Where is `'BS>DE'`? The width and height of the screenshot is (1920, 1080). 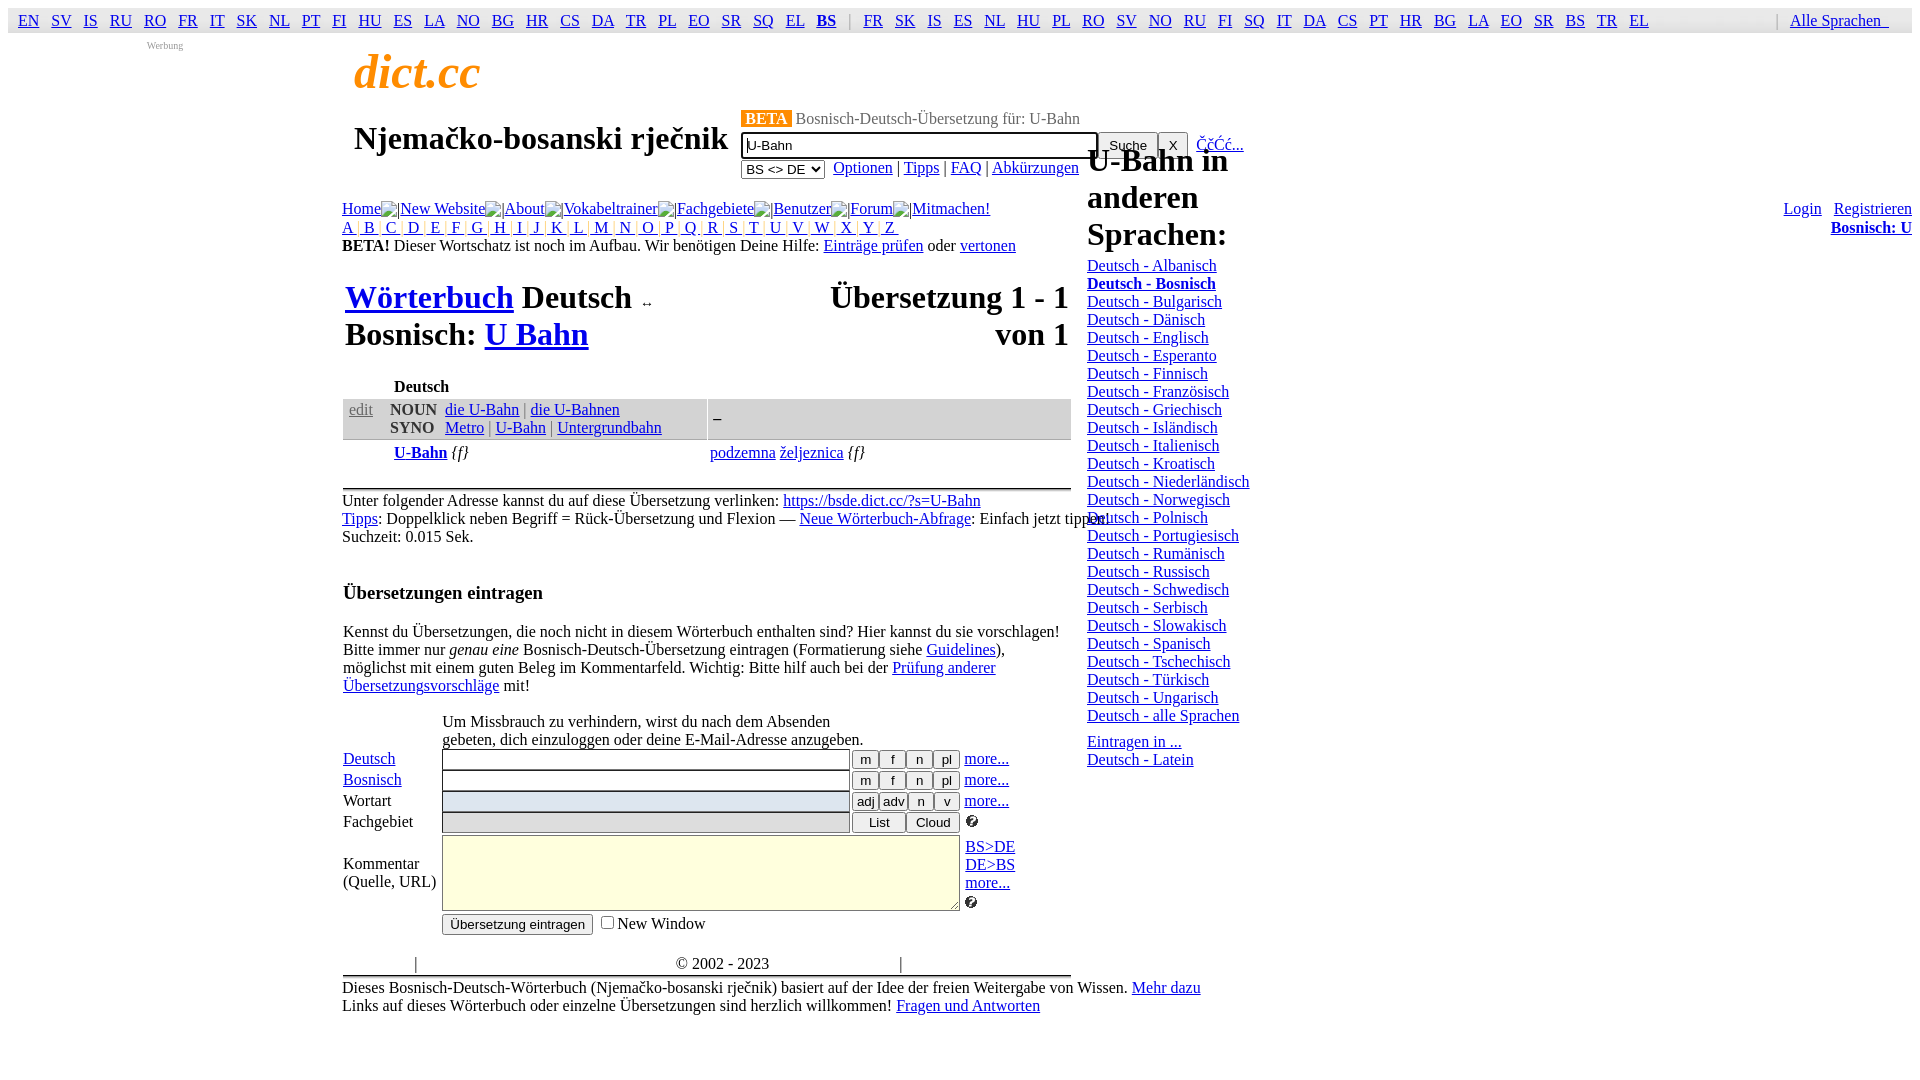
'BS>DE' is located at coordinates (989, 846).